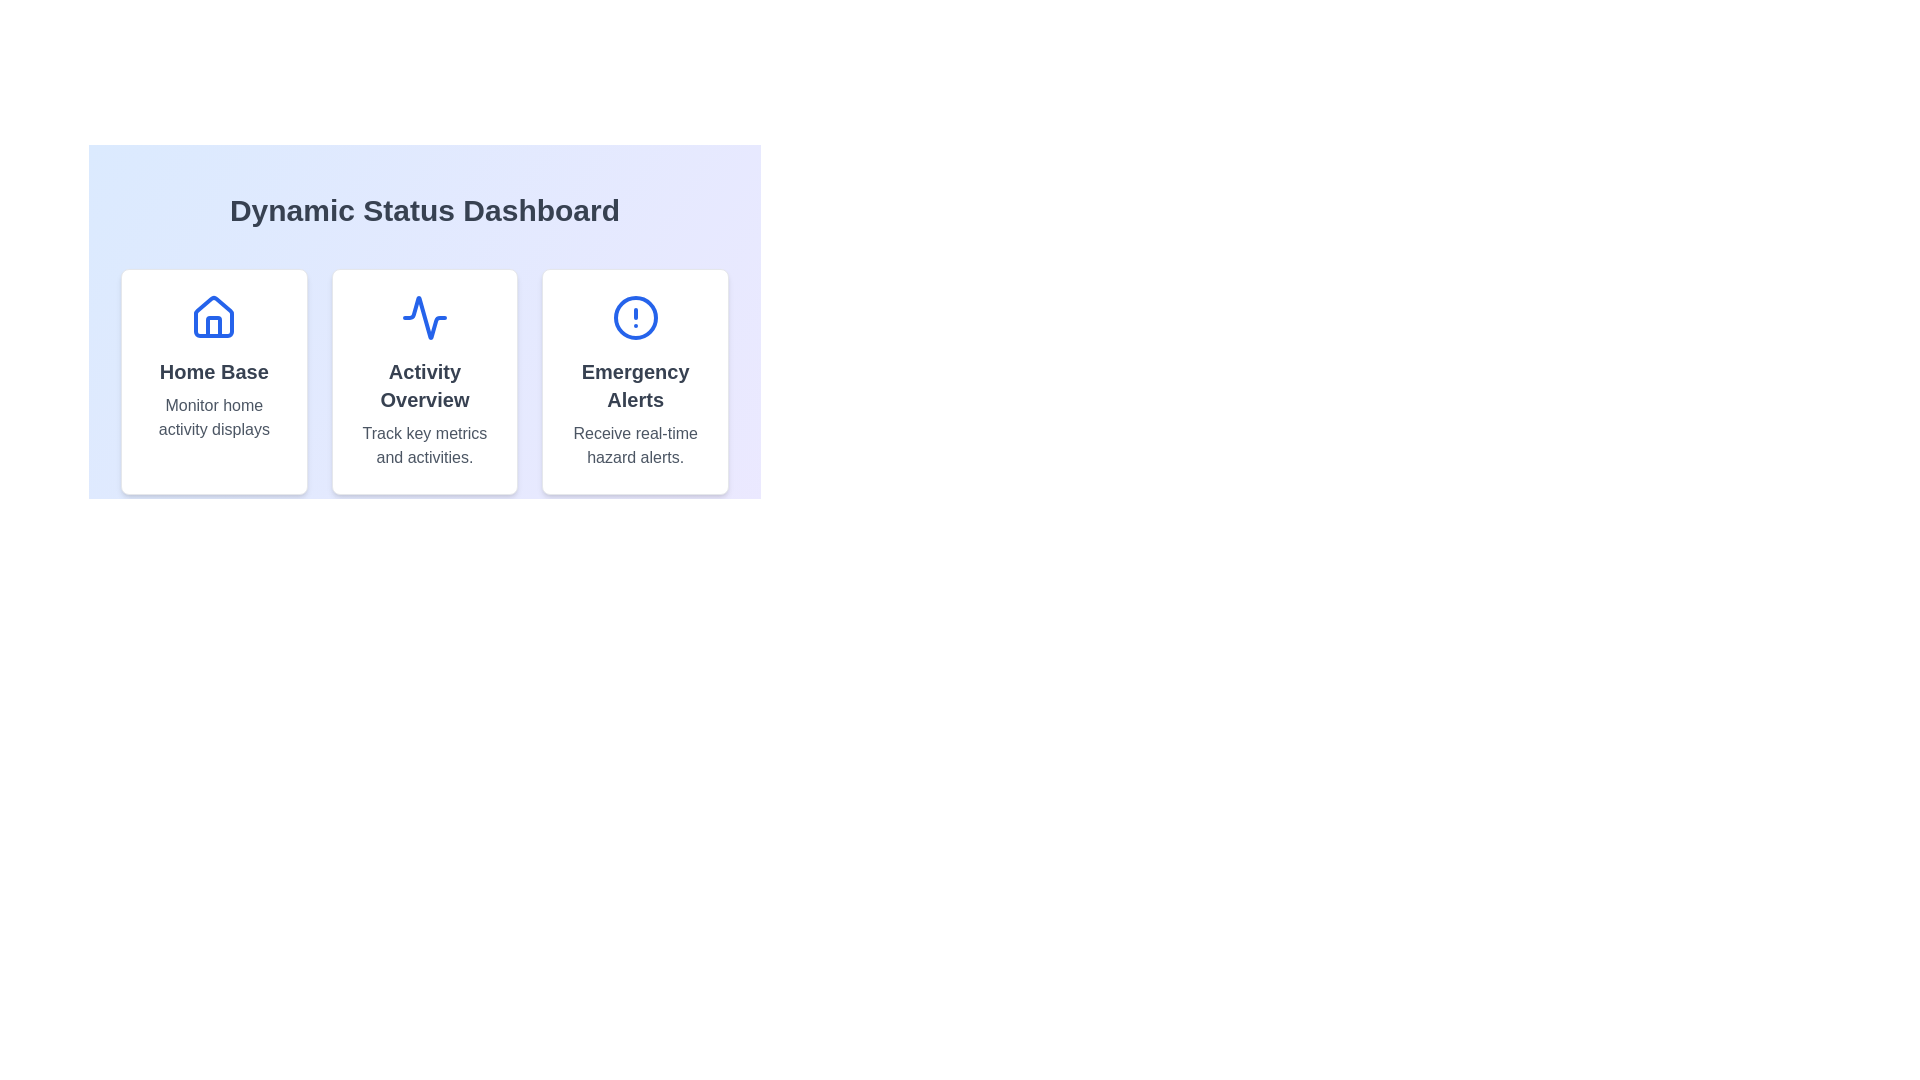 The height and width of the screenshot is (1080, 1920). What do you see at coordinates (214, 326) in the screenshot?
I see `the door element within the house icon located at the central lower section of the house icon on the 'Home Base' card` at bounding box center [214, 326].